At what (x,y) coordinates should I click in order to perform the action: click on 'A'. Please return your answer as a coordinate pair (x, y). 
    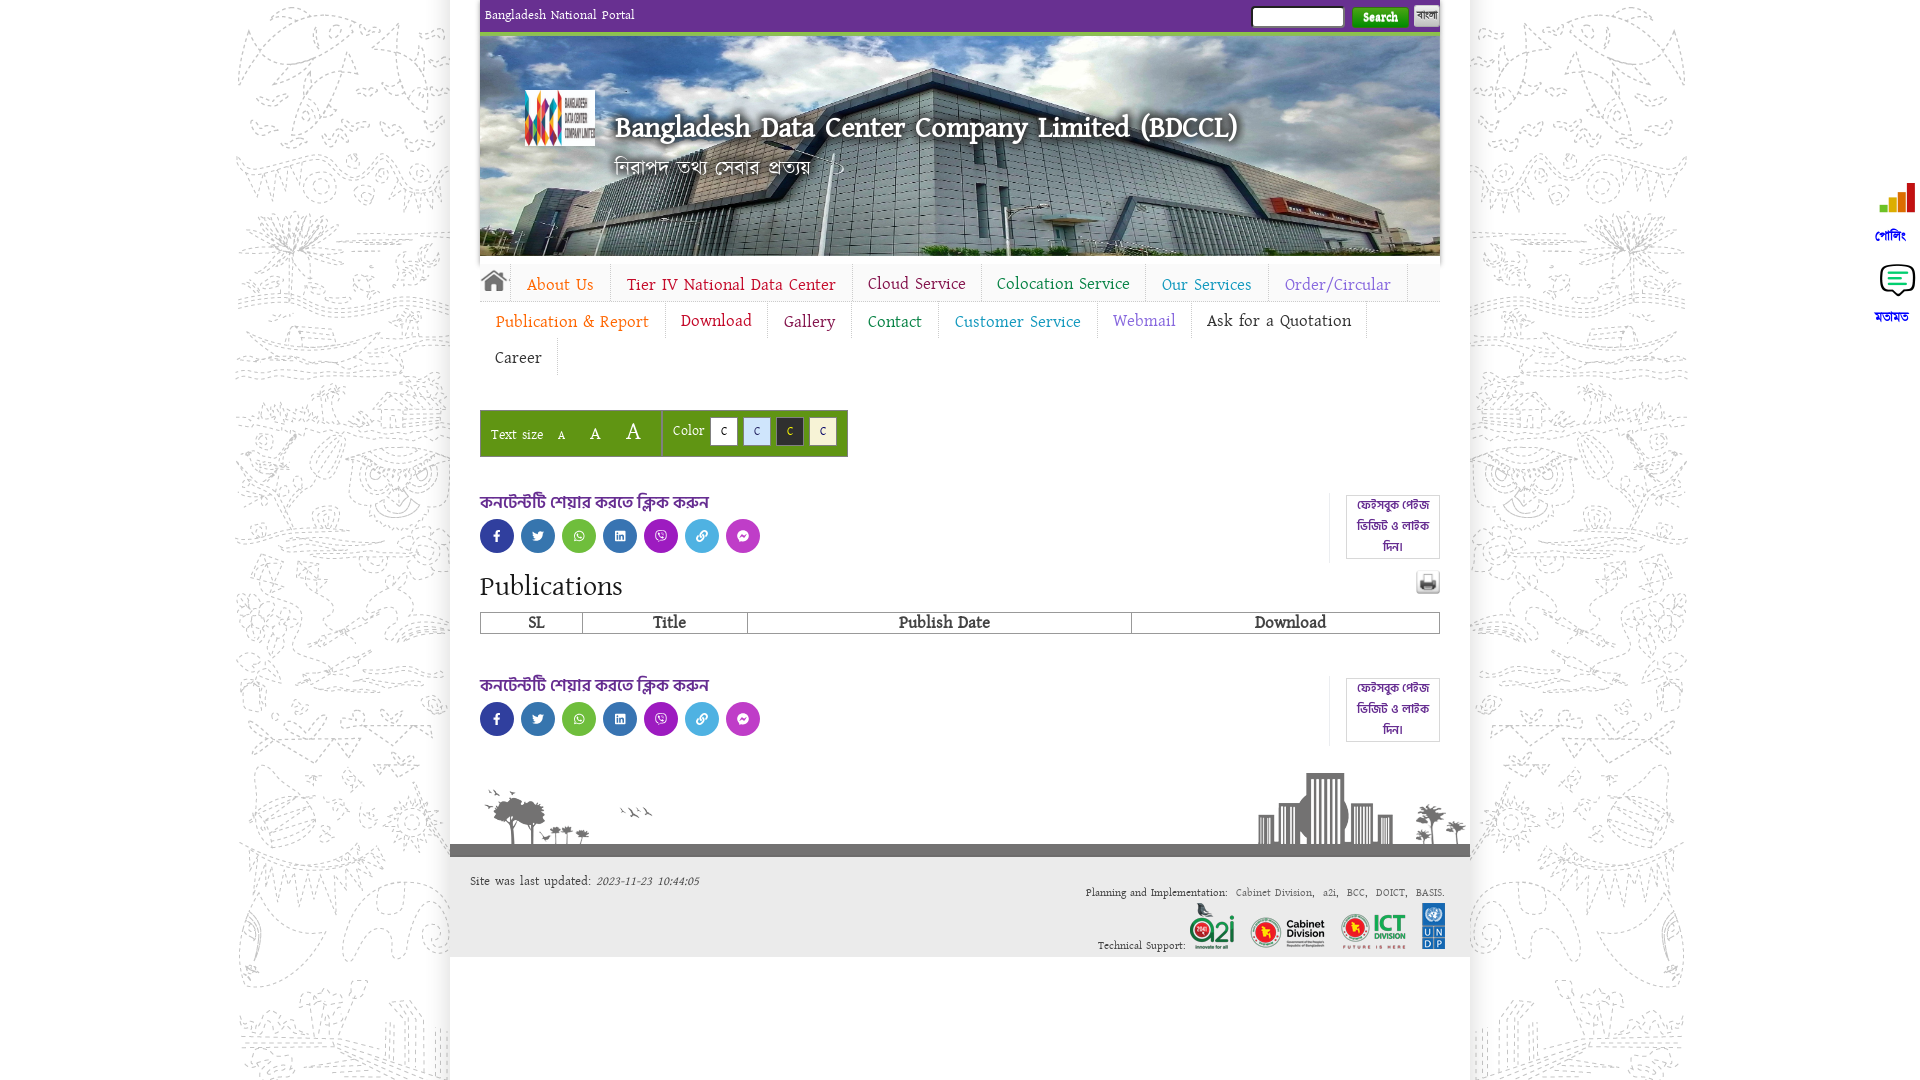
    Looking at the image, I should click on (594, 432).